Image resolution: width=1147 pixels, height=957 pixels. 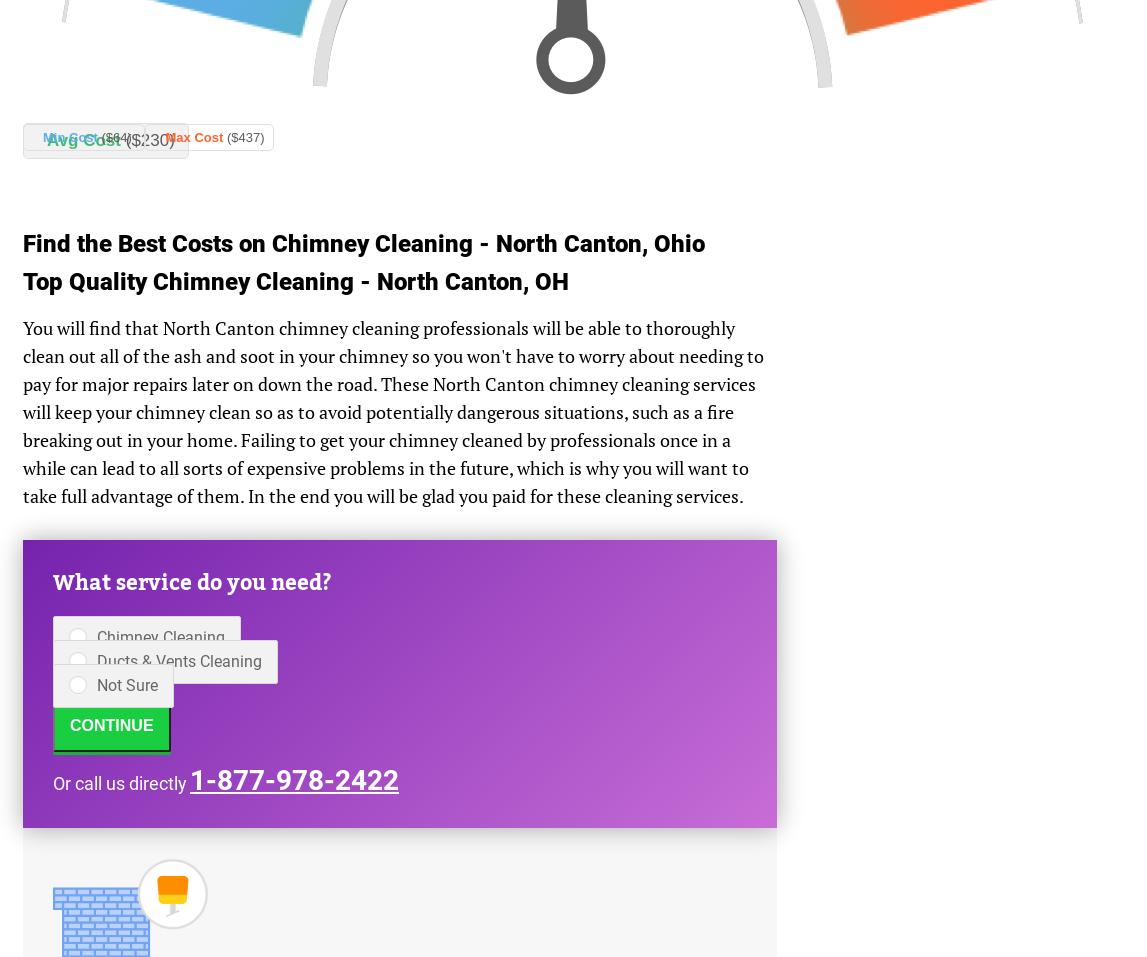 I want to click on 'You will find that North Canton chimney cleaning professionals will be able to thoroughly clean out all of the ash and soot in your chimney so you won't have to worry about needing to pay for major repairs later on down the road. These North Canton chimney cleaning services will keep your chimney clean so as to avoid potentially dangerous situations, such as a fire breaking out in your home. Failing to get your chimney cleaned by professionals once in a while can lead to all sorts of expensive problems in the future, which is why you will want to take full advantage of them. In the end you will be glad you paid for these cleaning services.', so click(x=393, y=410).